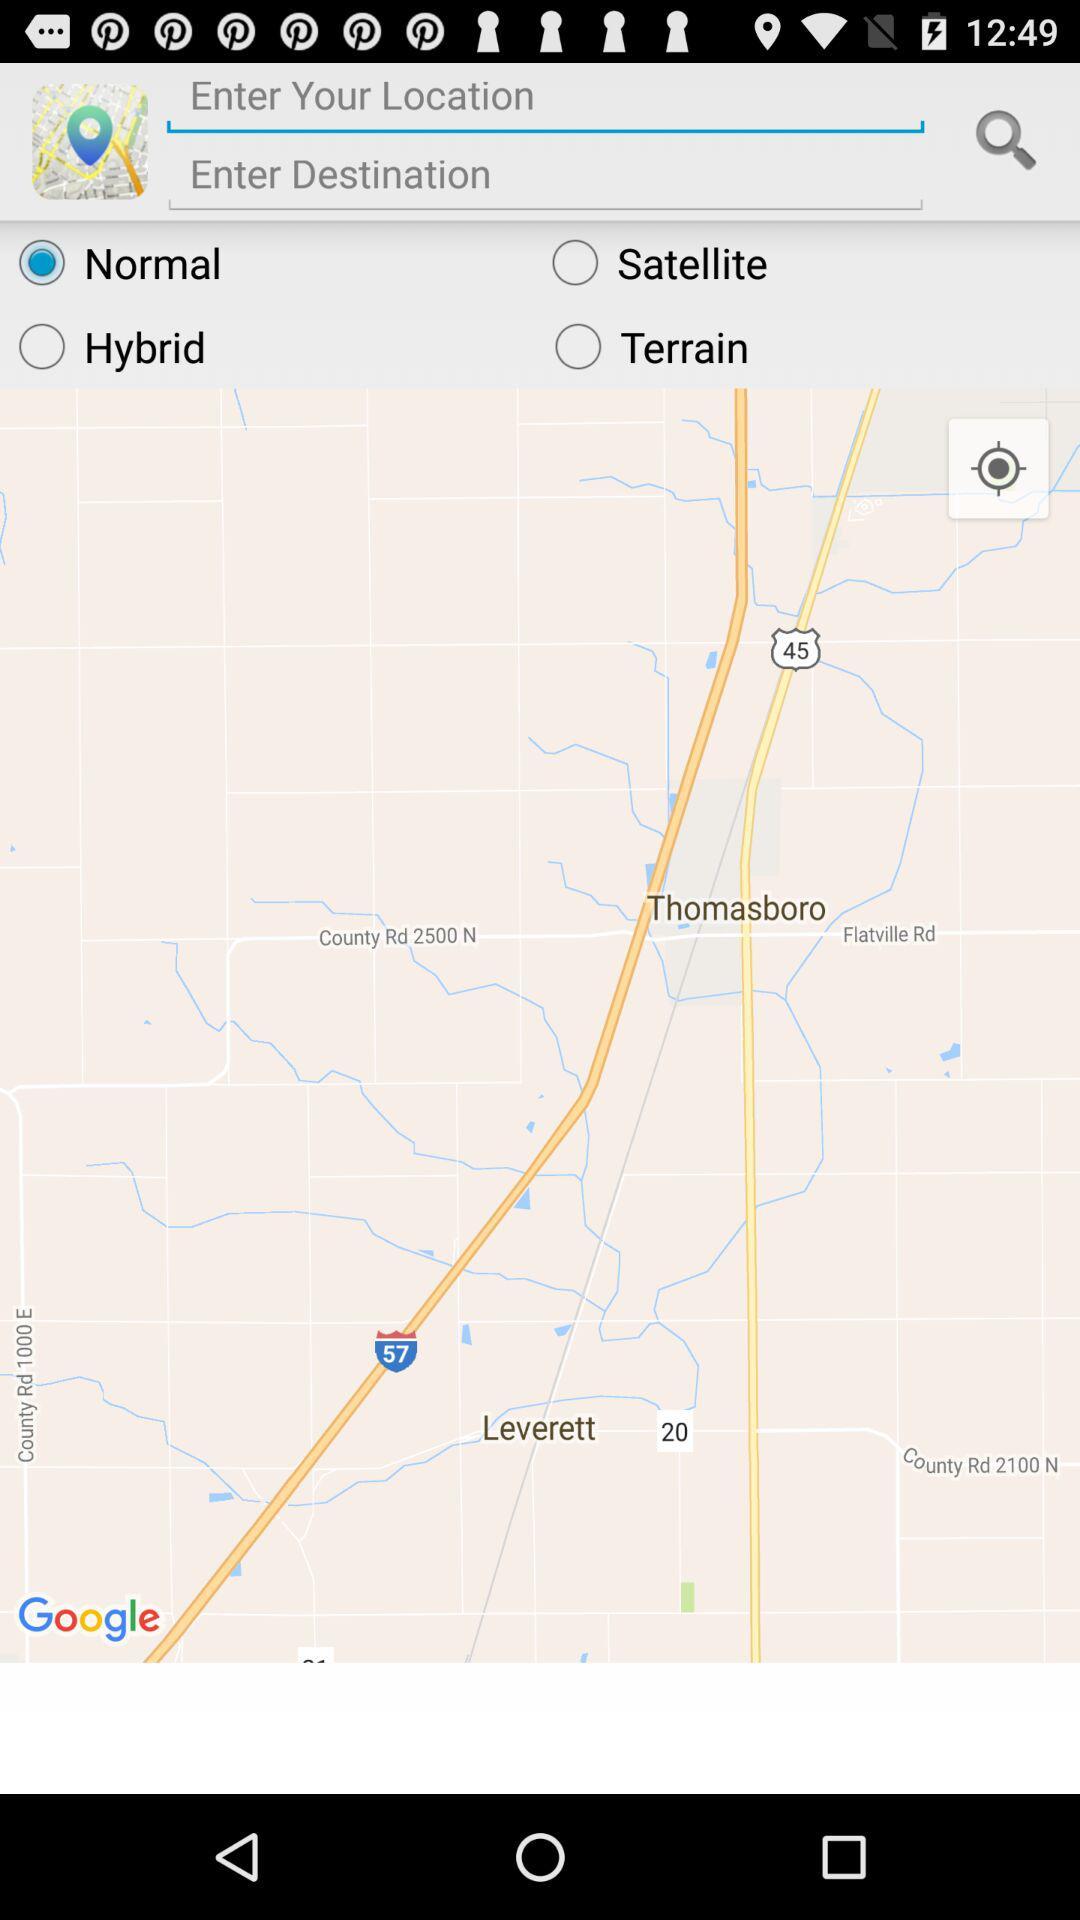  Describe the element at coordinates (807, 346) in the screenshot. I see `the radio button below the normal radio button` at that location.